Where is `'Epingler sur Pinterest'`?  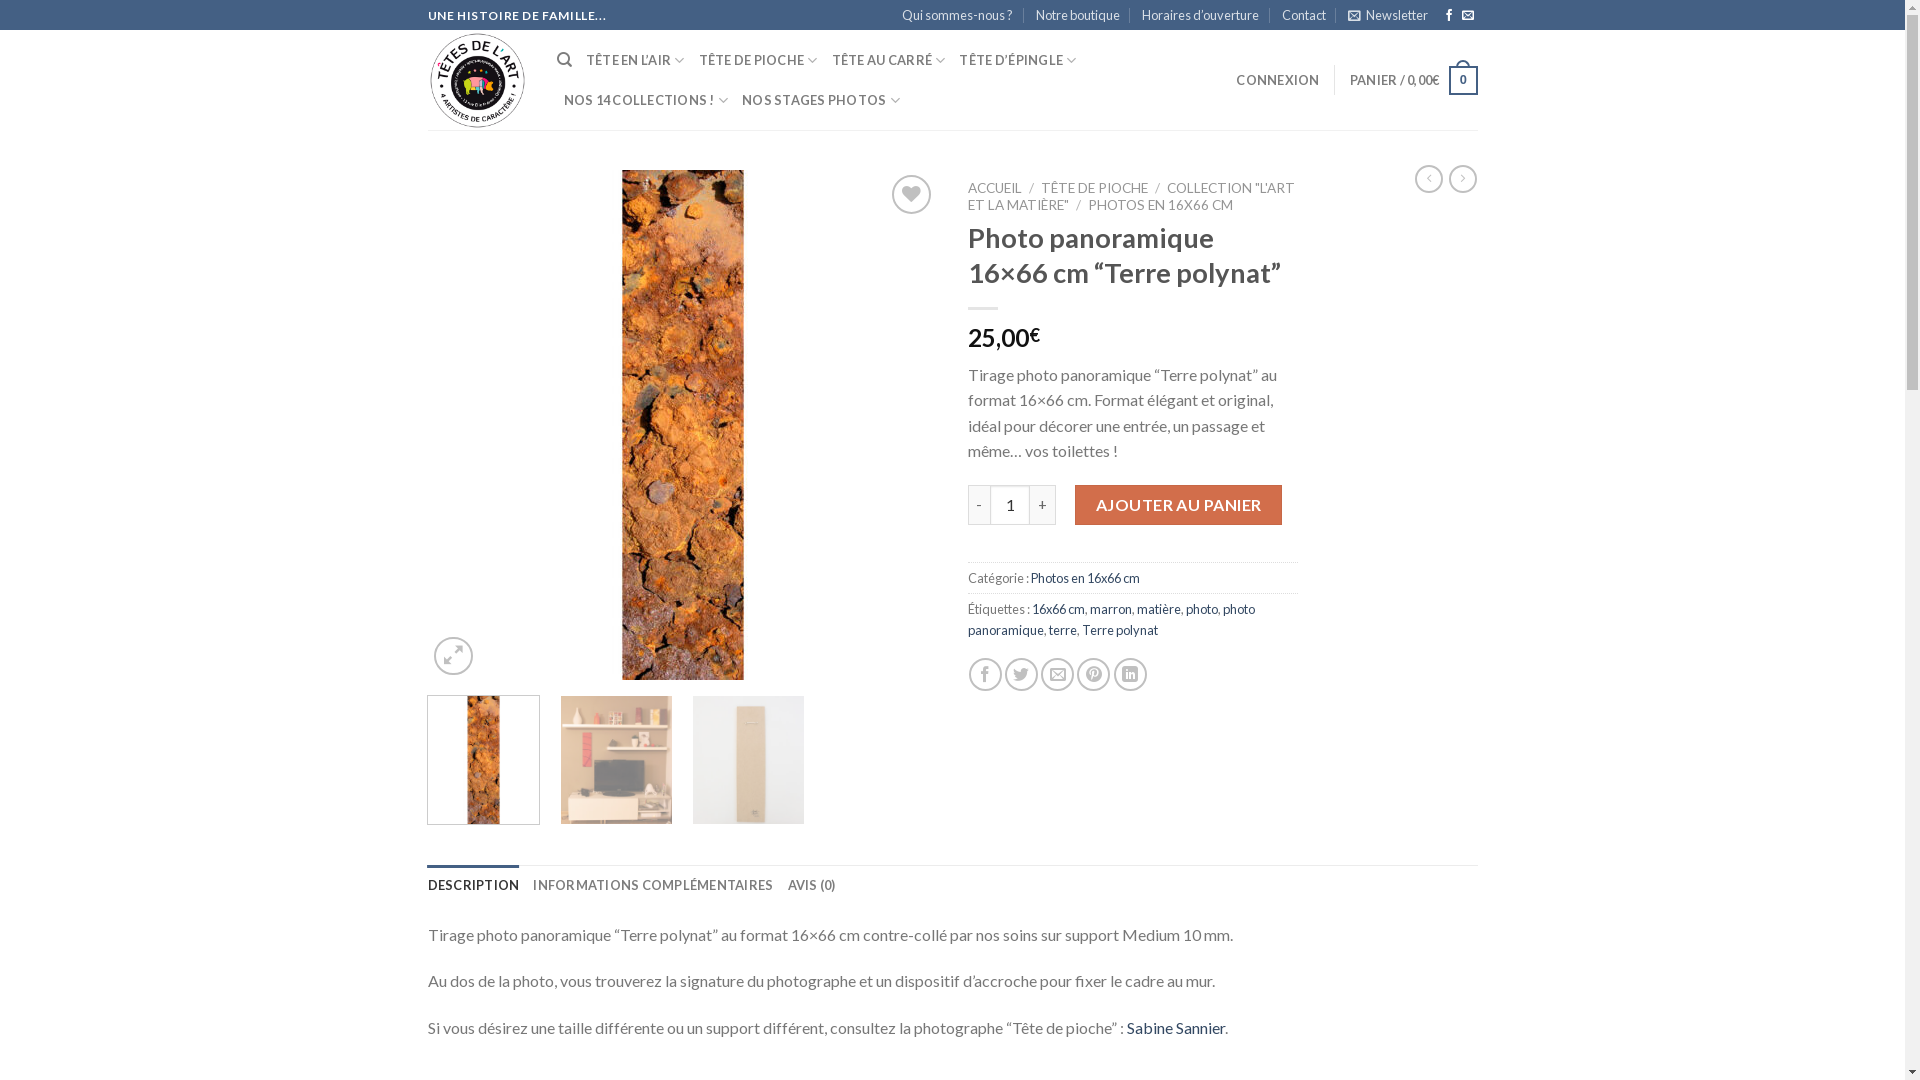
'Epingler sur Pinterest' is located at coordinates (1075, 674).